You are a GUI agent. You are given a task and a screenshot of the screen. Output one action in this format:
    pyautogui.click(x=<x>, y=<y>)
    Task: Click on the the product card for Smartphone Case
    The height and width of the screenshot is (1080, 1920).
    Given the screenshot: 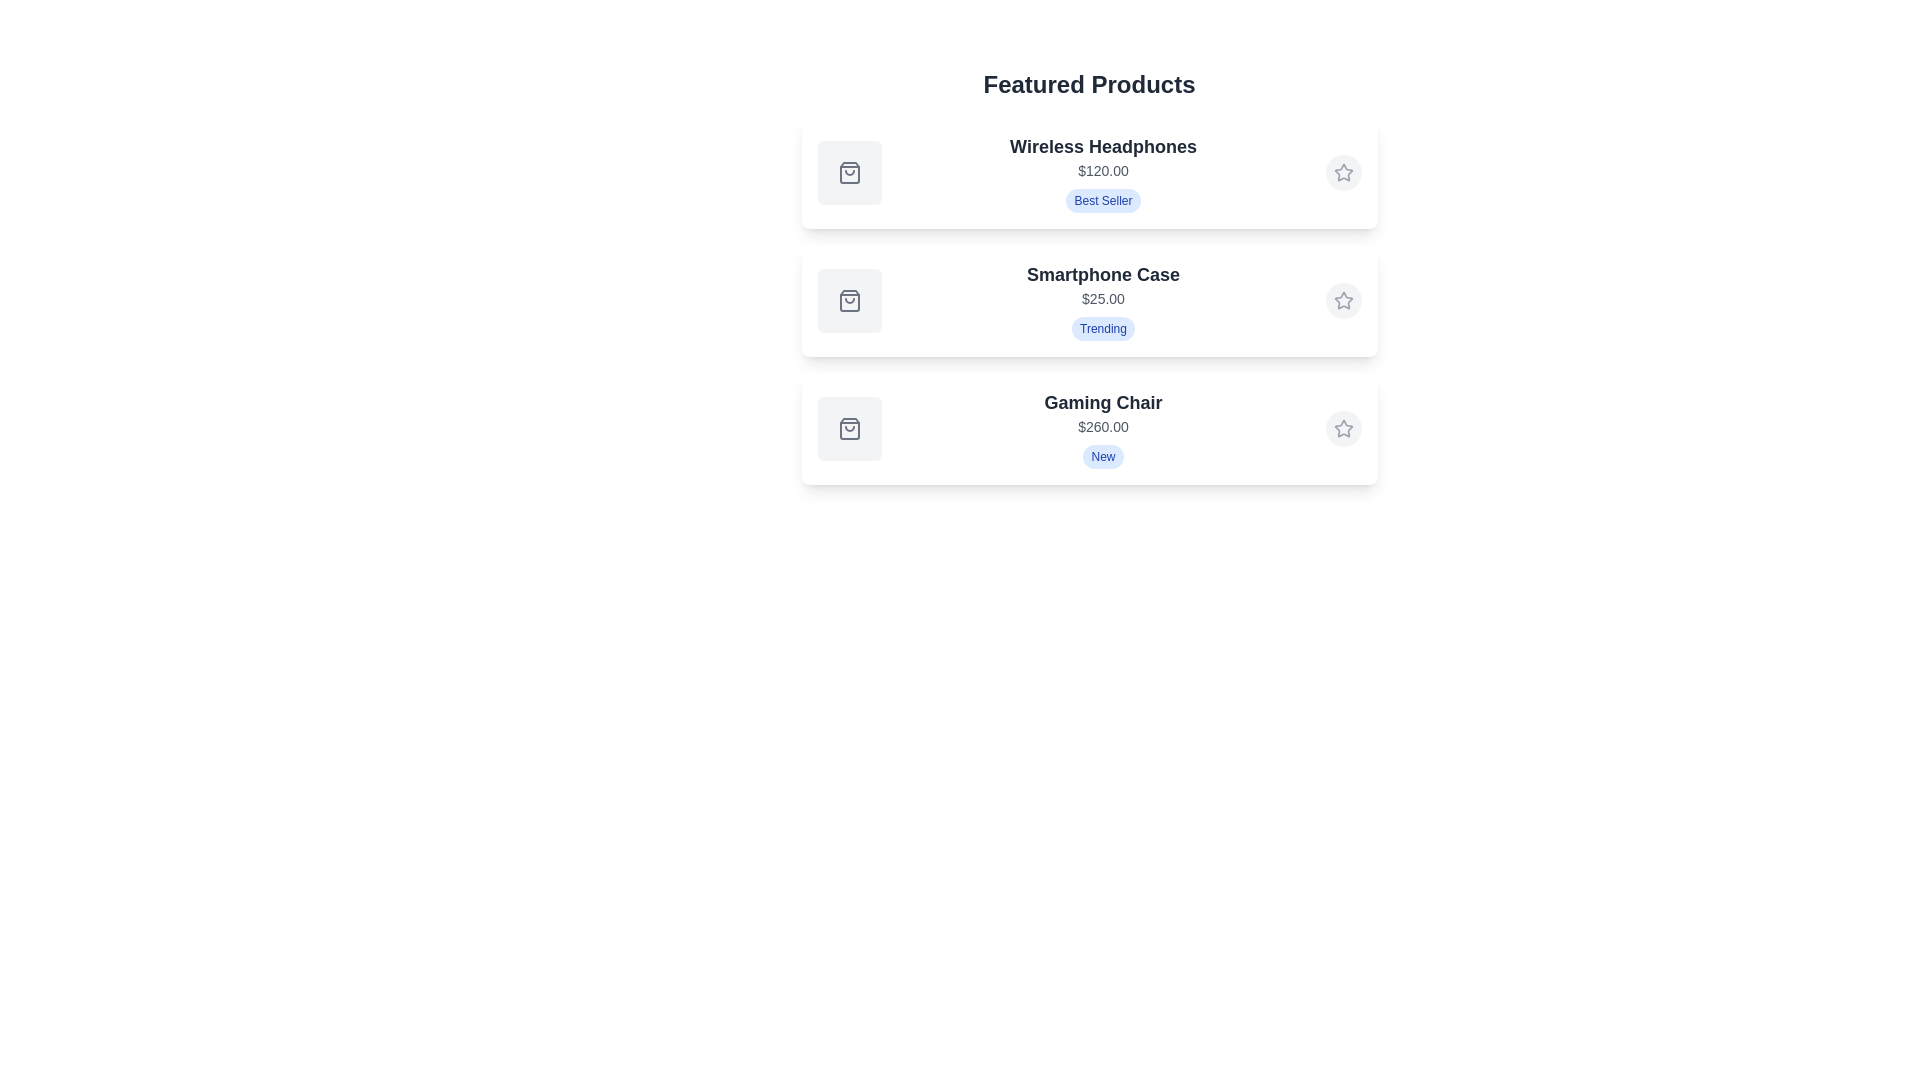 What is the action you would take?
    pyautogui.click(x=1088, y=300)
    